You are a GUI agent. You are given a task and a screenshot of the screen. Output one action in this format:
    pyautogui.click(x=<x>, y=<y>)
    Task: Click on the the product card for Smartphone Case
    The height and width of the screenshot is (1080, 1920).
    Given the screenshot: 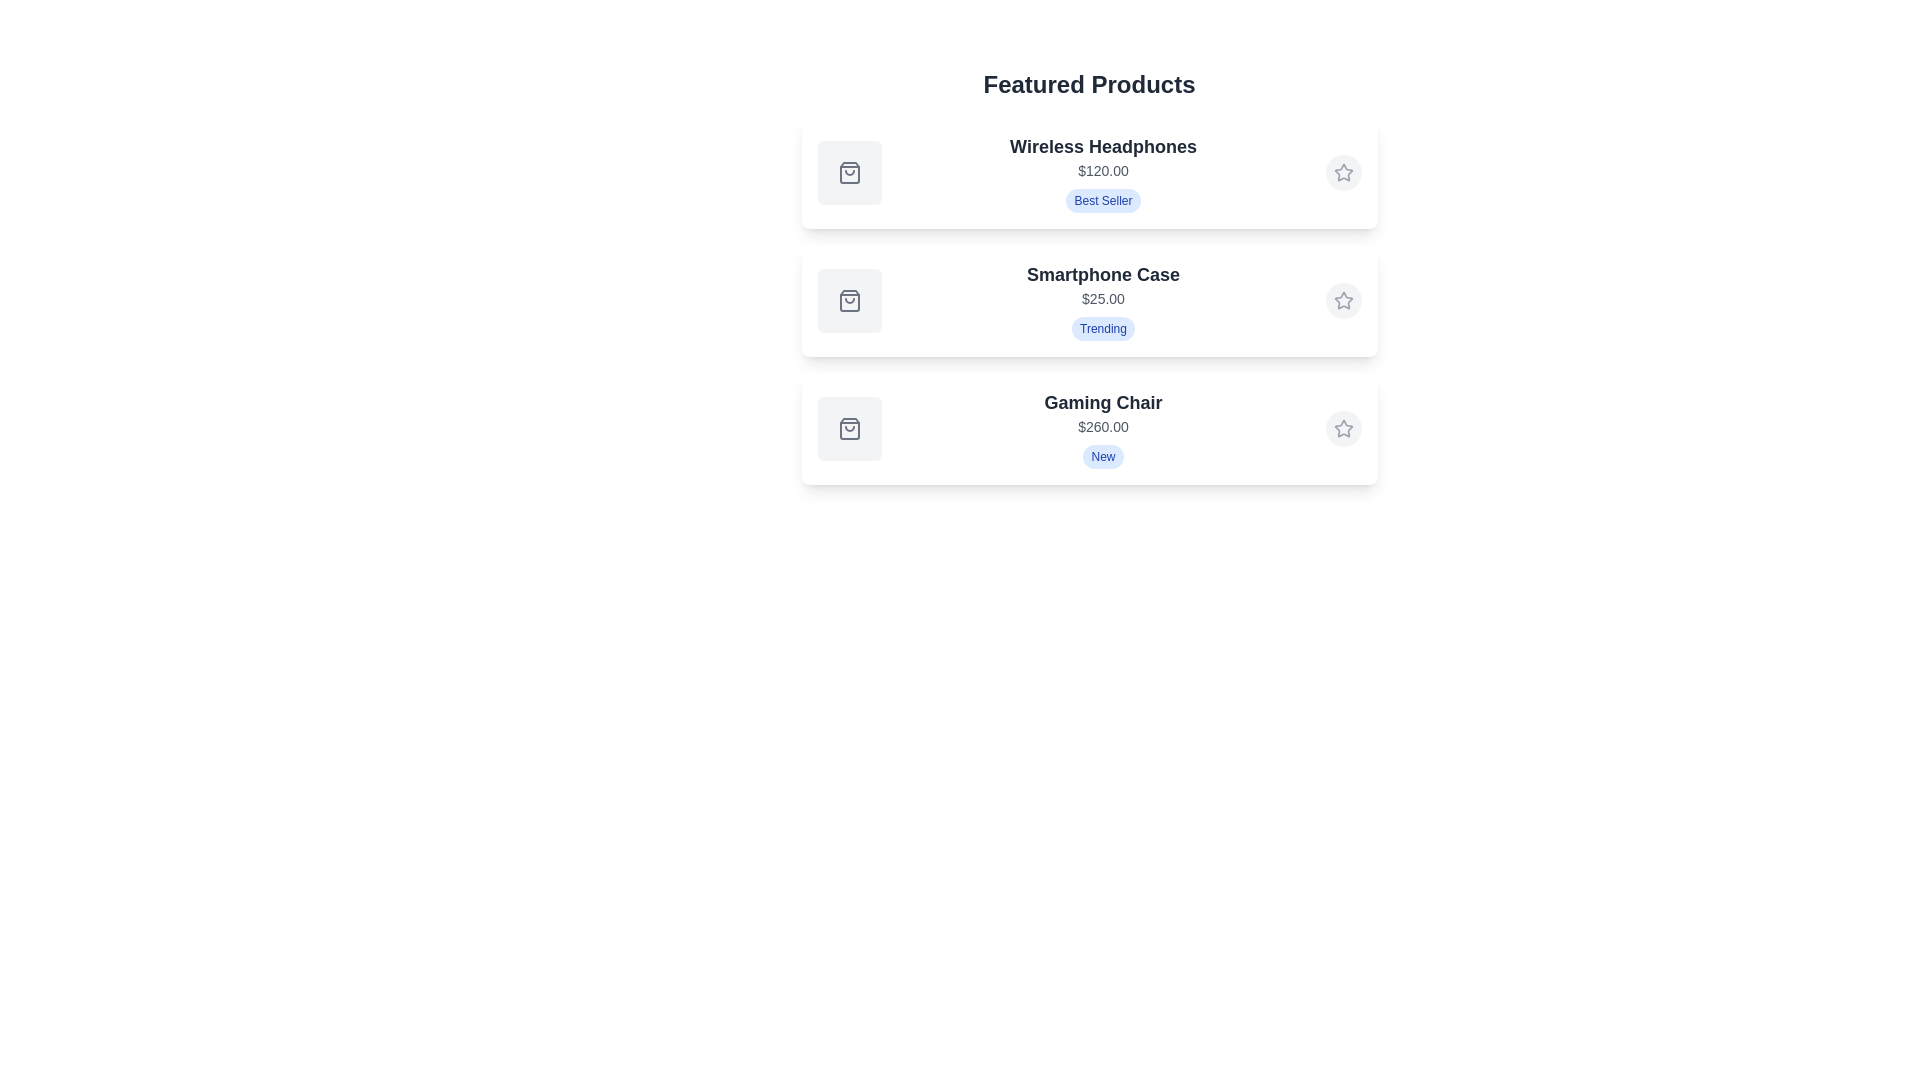 What is the action you would take?
    pyautogui.click(x=1088, y=300)
    